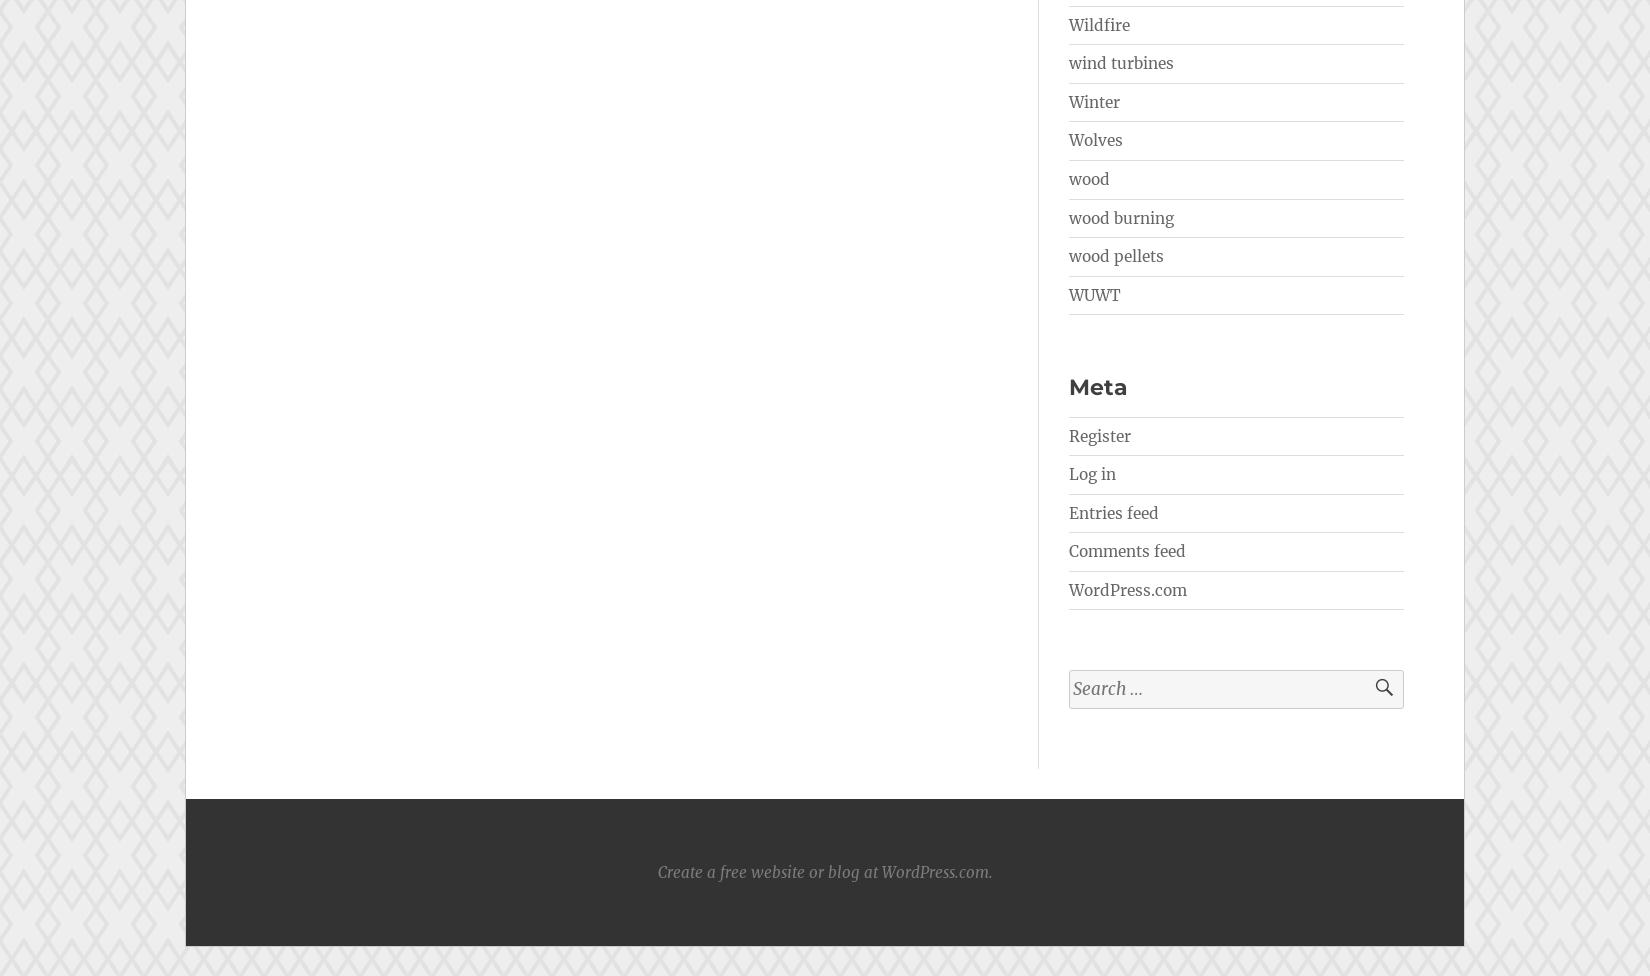  I want to click on 'Register', so click(1100, 434).